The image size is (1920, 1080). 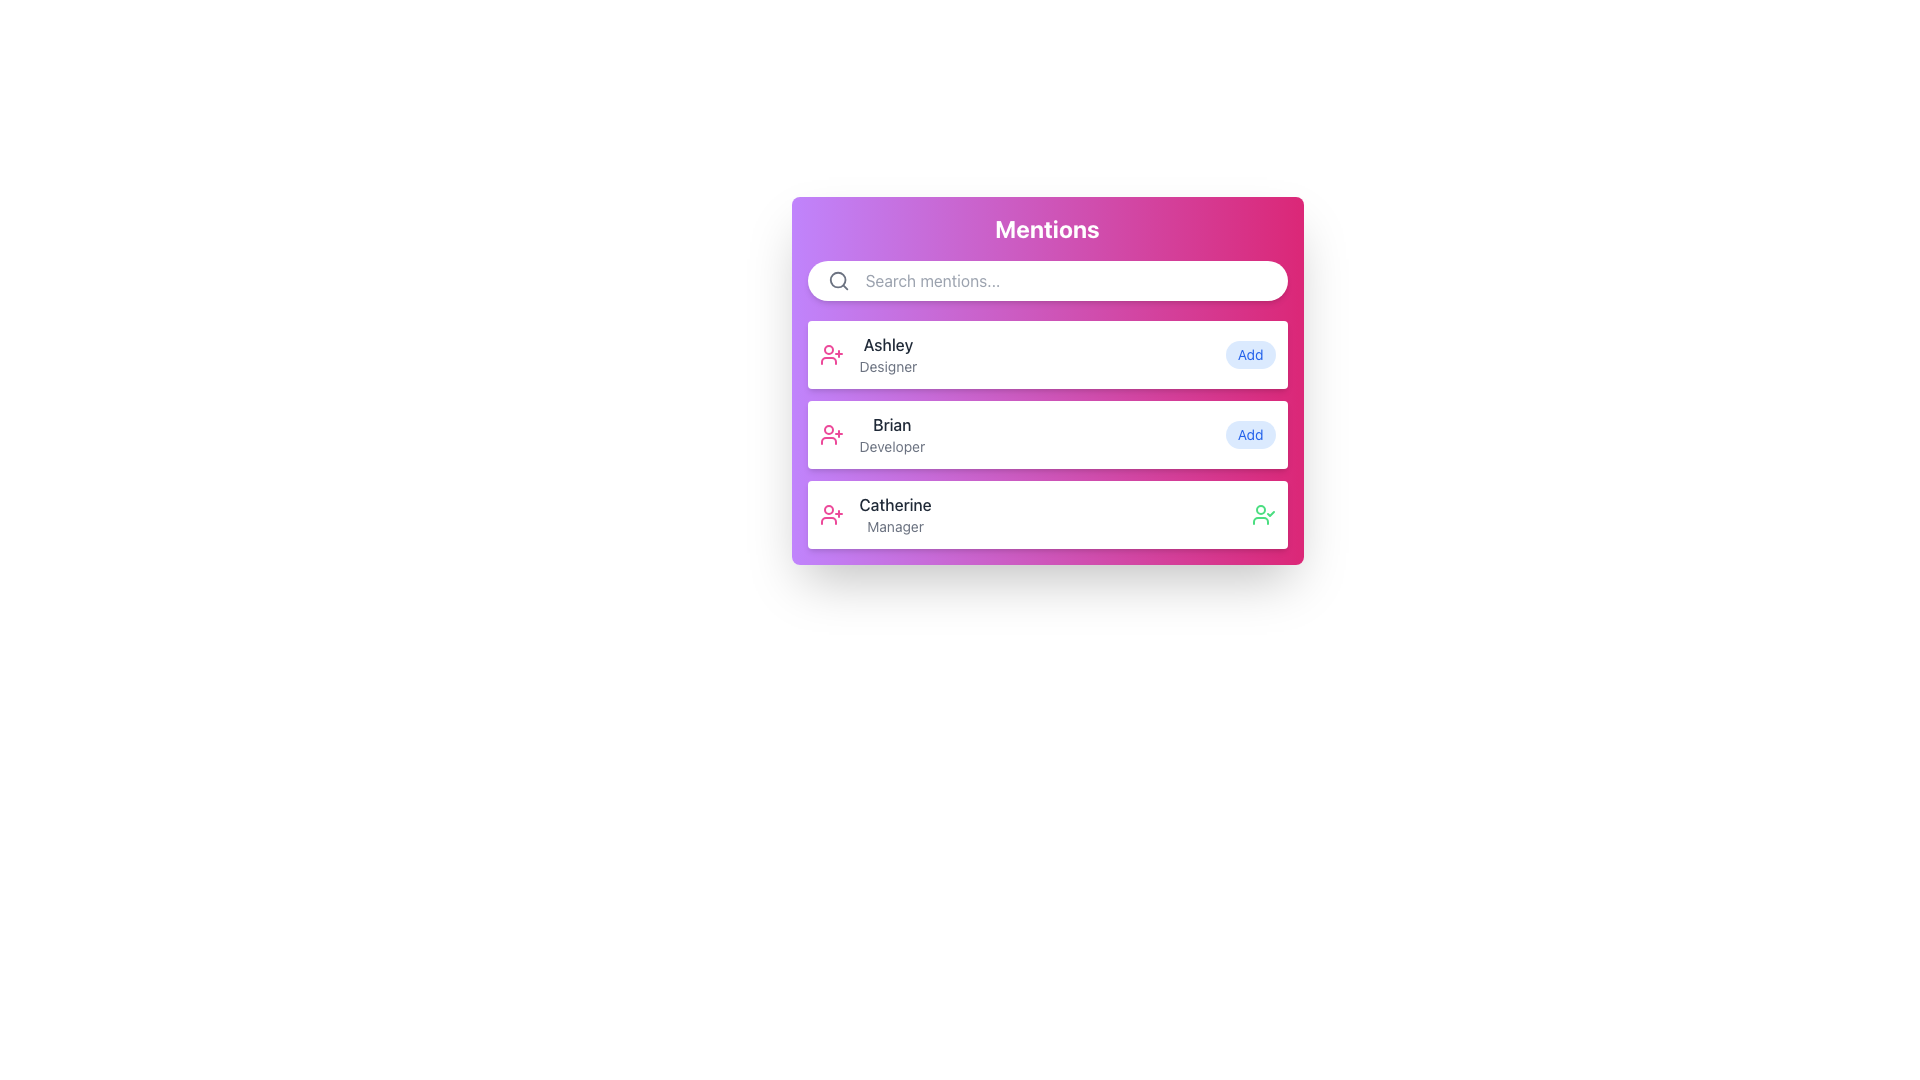 I want to click on the Multitext display element that shows 'Catherine - Manager', which is the third entry in the user mentions list, located below 'Brian - Developer' and above an icon, so click(x=894, y=514).